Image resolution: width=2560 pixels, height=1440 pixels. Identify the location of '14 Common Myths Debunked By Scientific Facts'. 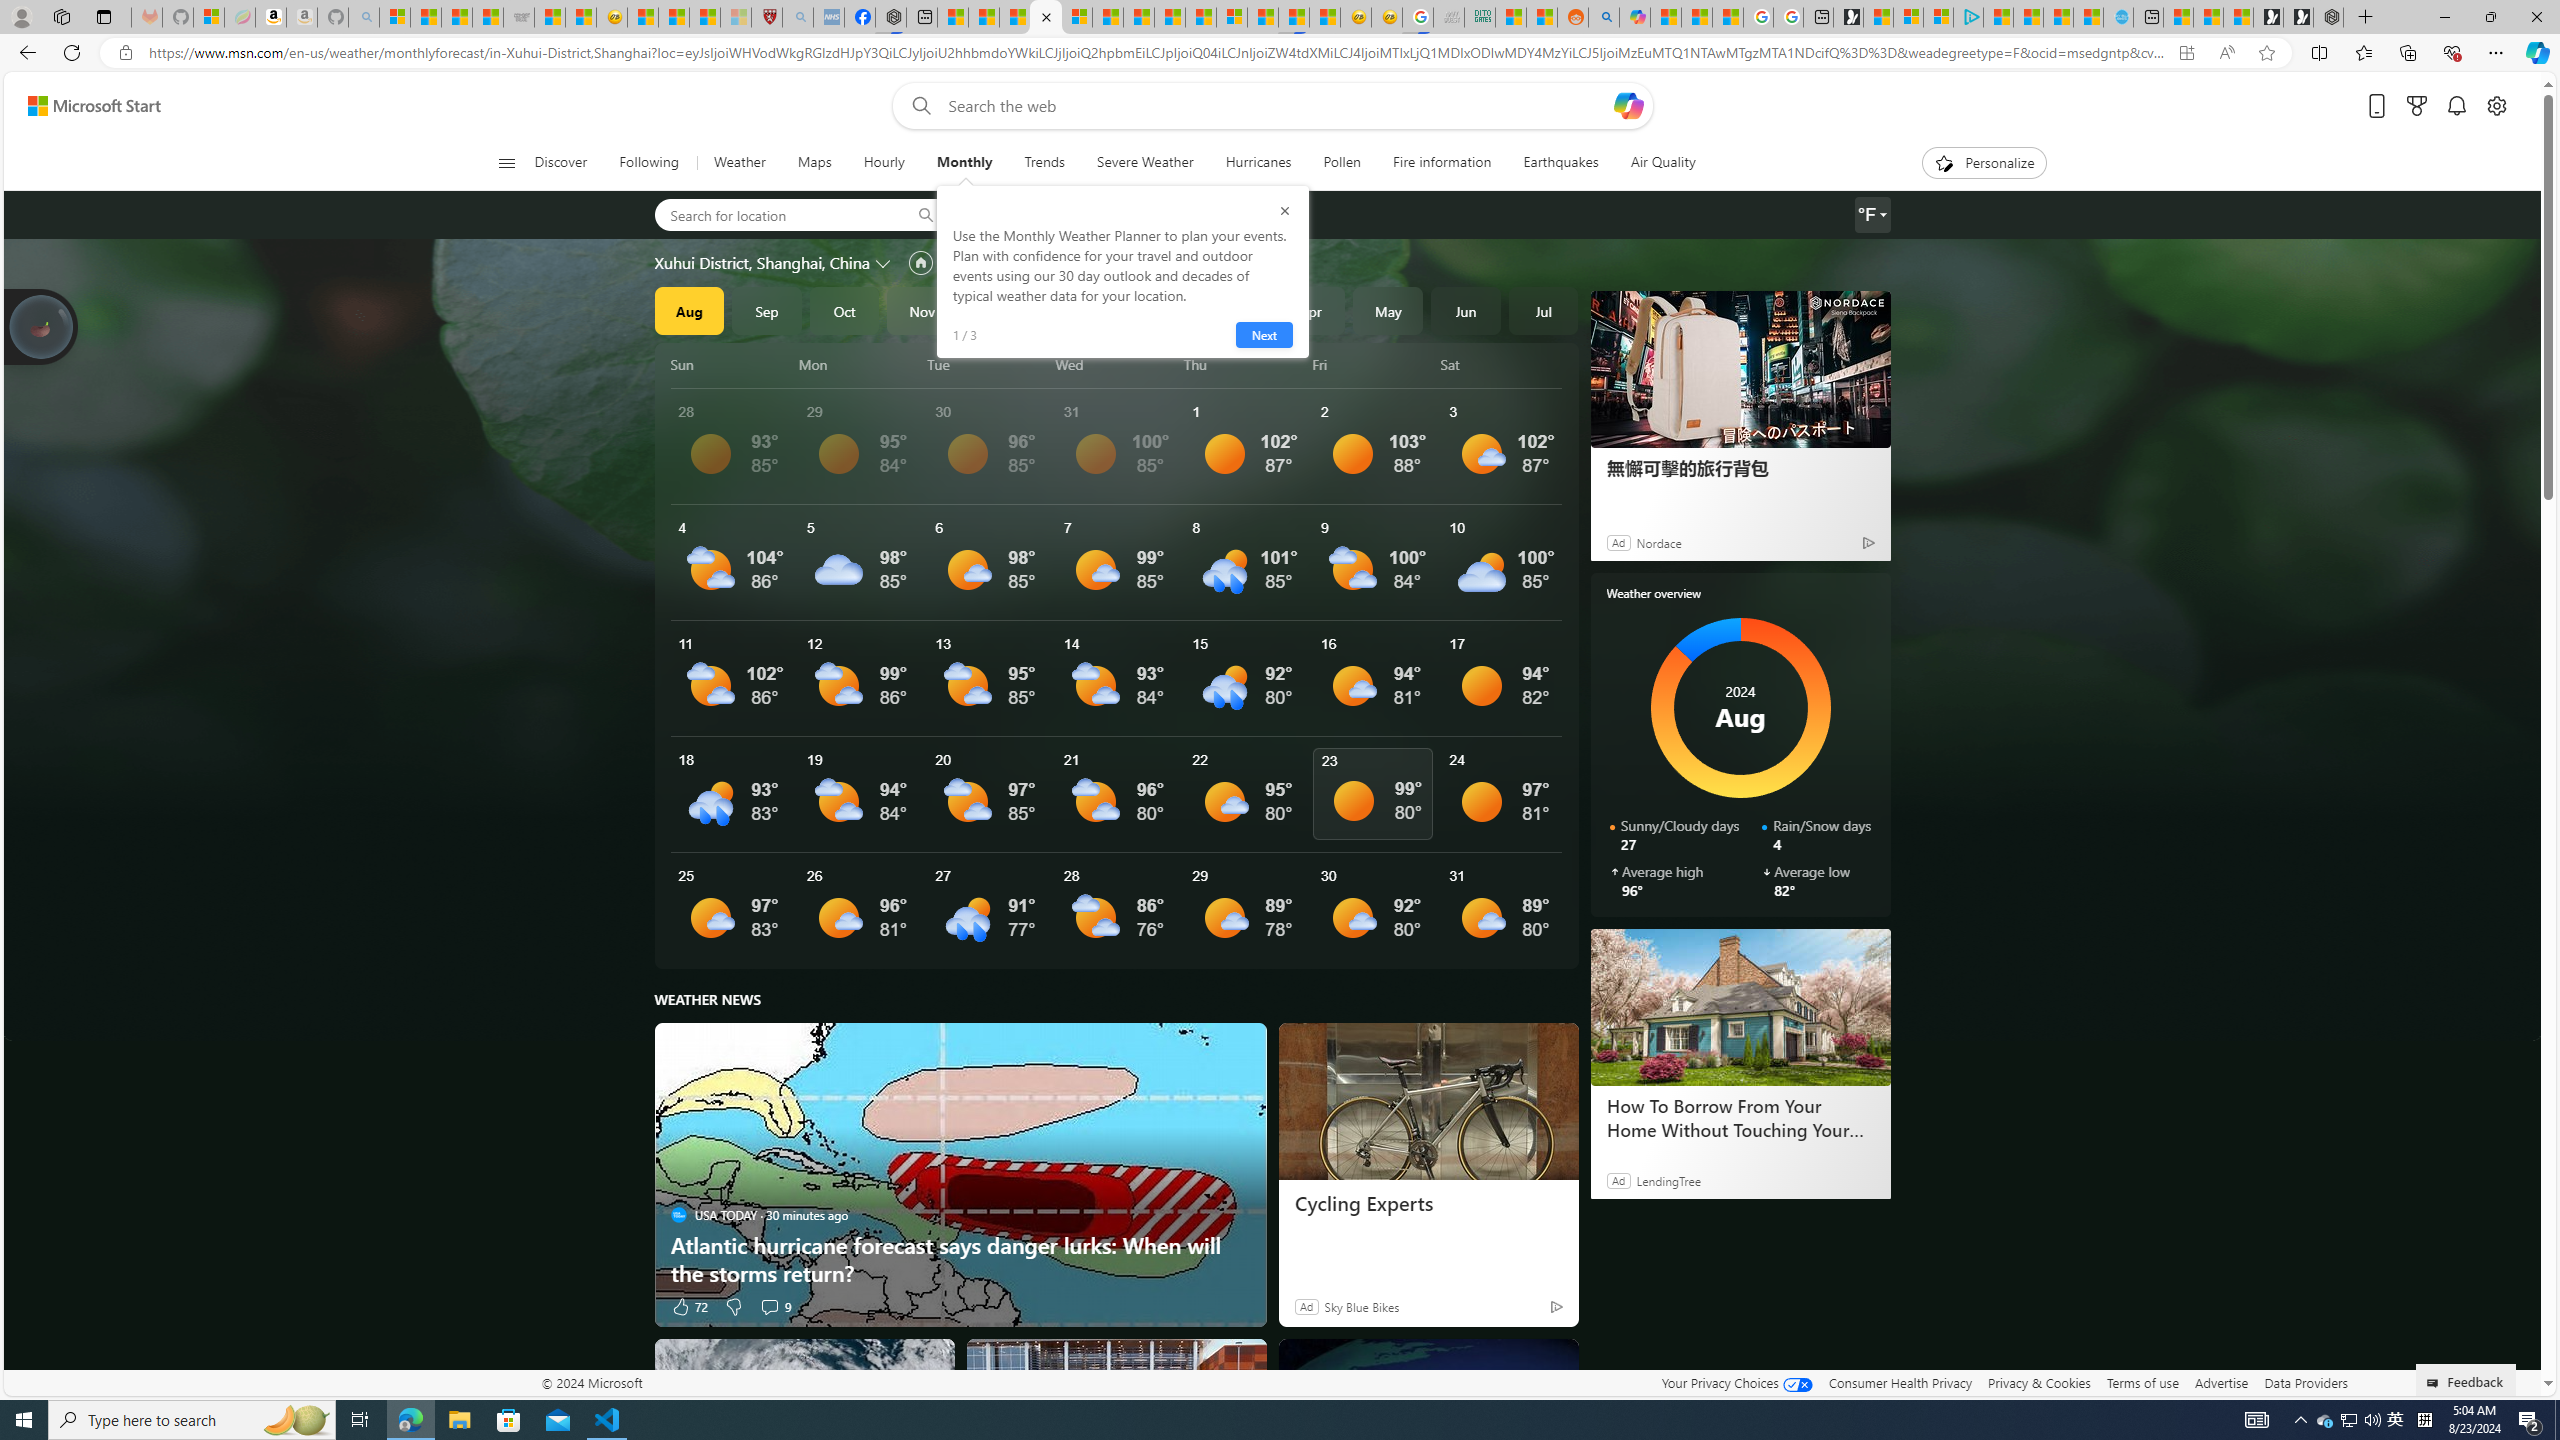
(1169, 16).